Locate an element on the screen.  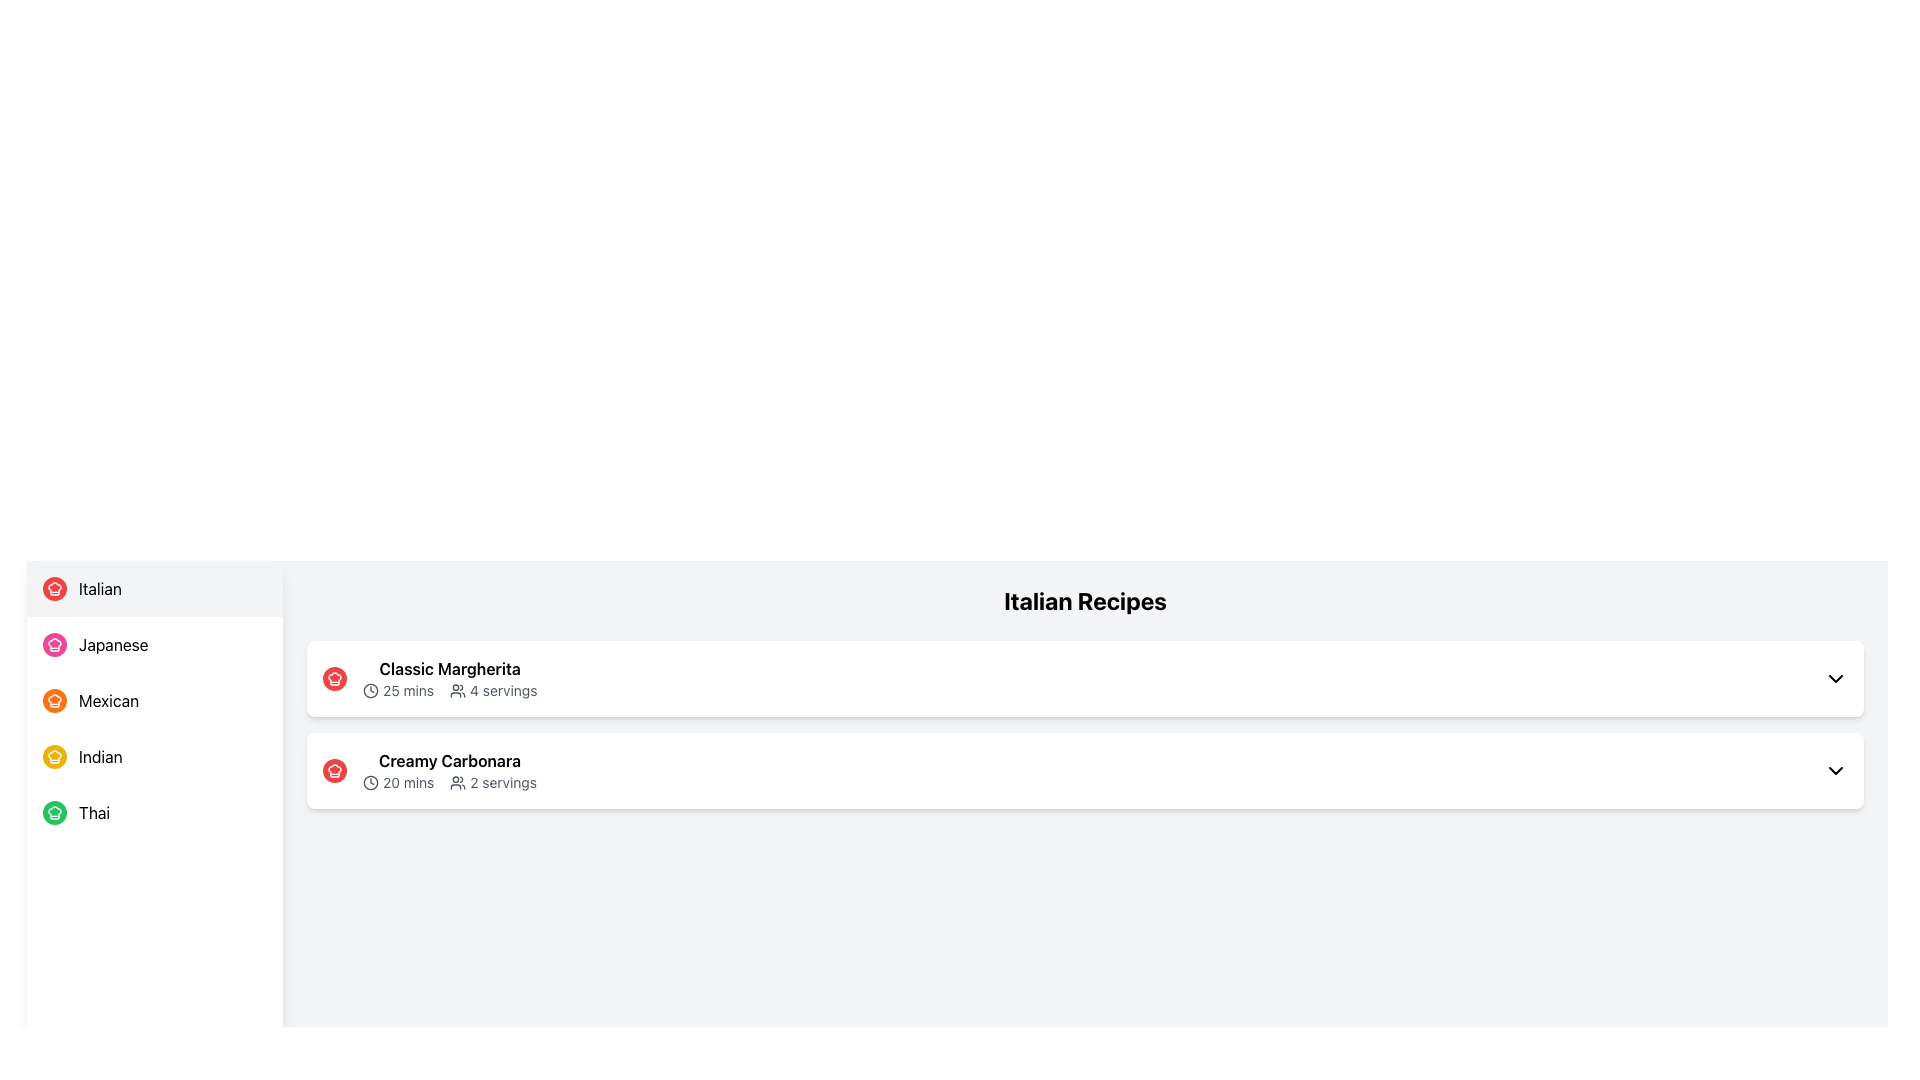
the text and icon displaying '4 servings' located next to the '25 mins' text in the recipe card for 'Classic Margherita' is located at coordinates (493, 689).